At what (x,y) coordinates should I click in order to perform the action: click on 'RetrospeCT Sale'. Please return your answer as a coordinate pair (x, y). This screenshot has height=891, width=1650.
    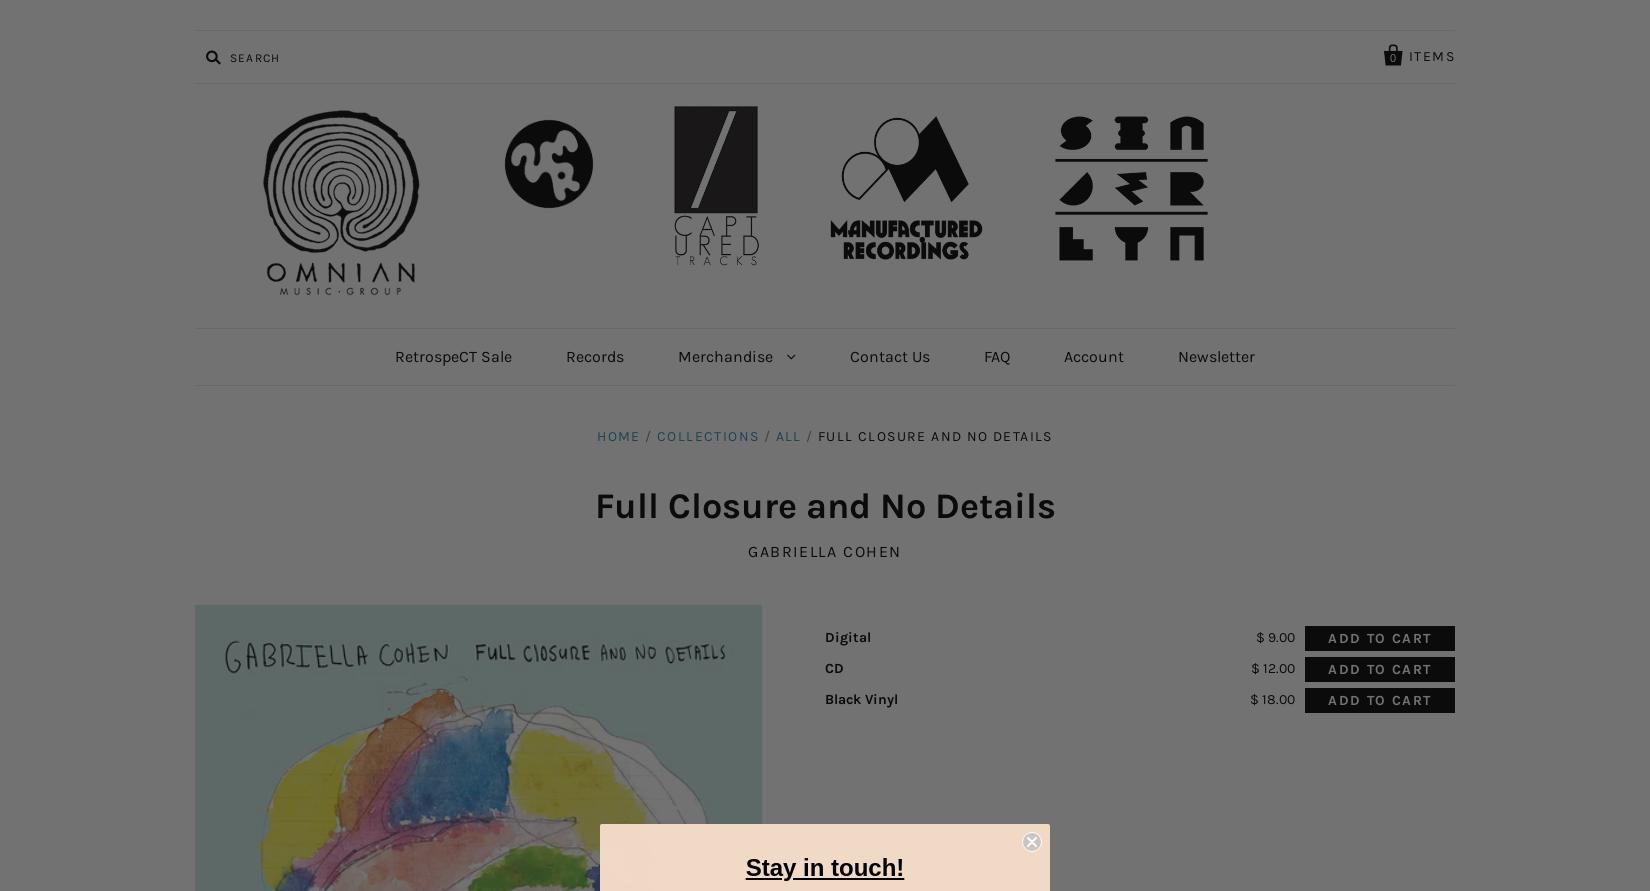
    Looking at the image, I should click on (452, 355).